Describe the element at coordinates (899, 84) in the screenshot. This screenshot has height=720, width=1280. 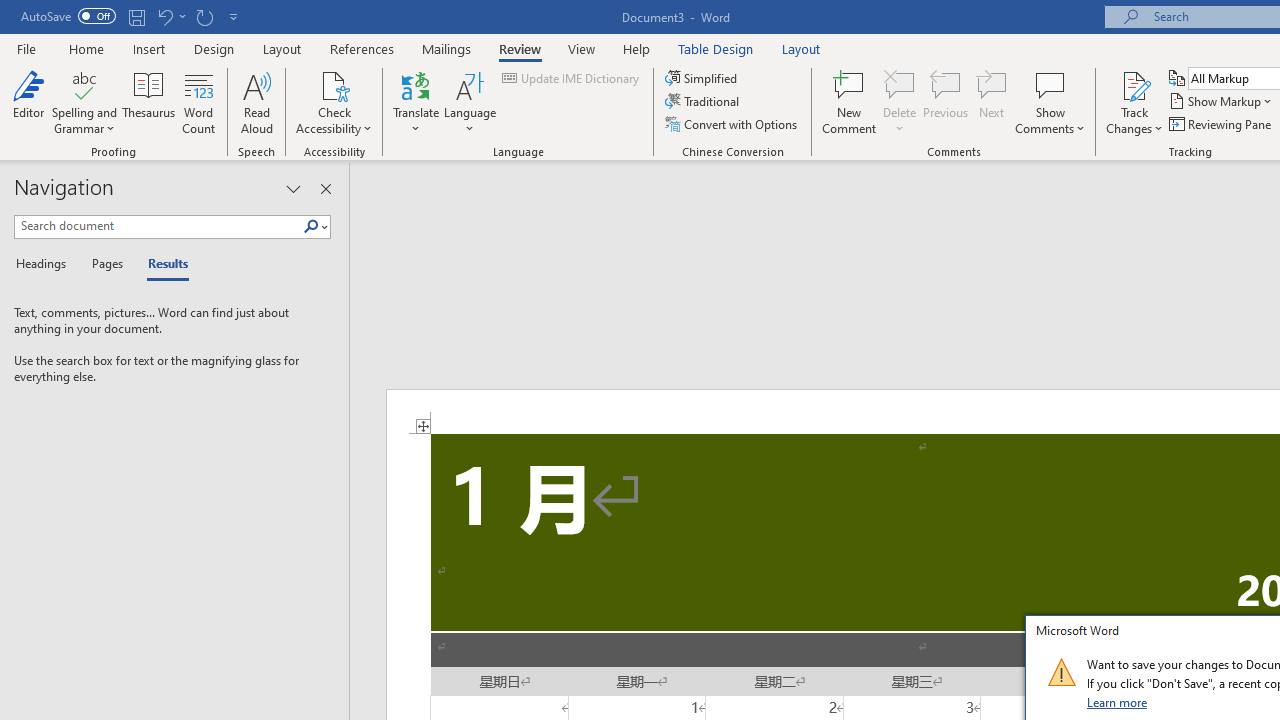
I see `'Delete'` at that location.